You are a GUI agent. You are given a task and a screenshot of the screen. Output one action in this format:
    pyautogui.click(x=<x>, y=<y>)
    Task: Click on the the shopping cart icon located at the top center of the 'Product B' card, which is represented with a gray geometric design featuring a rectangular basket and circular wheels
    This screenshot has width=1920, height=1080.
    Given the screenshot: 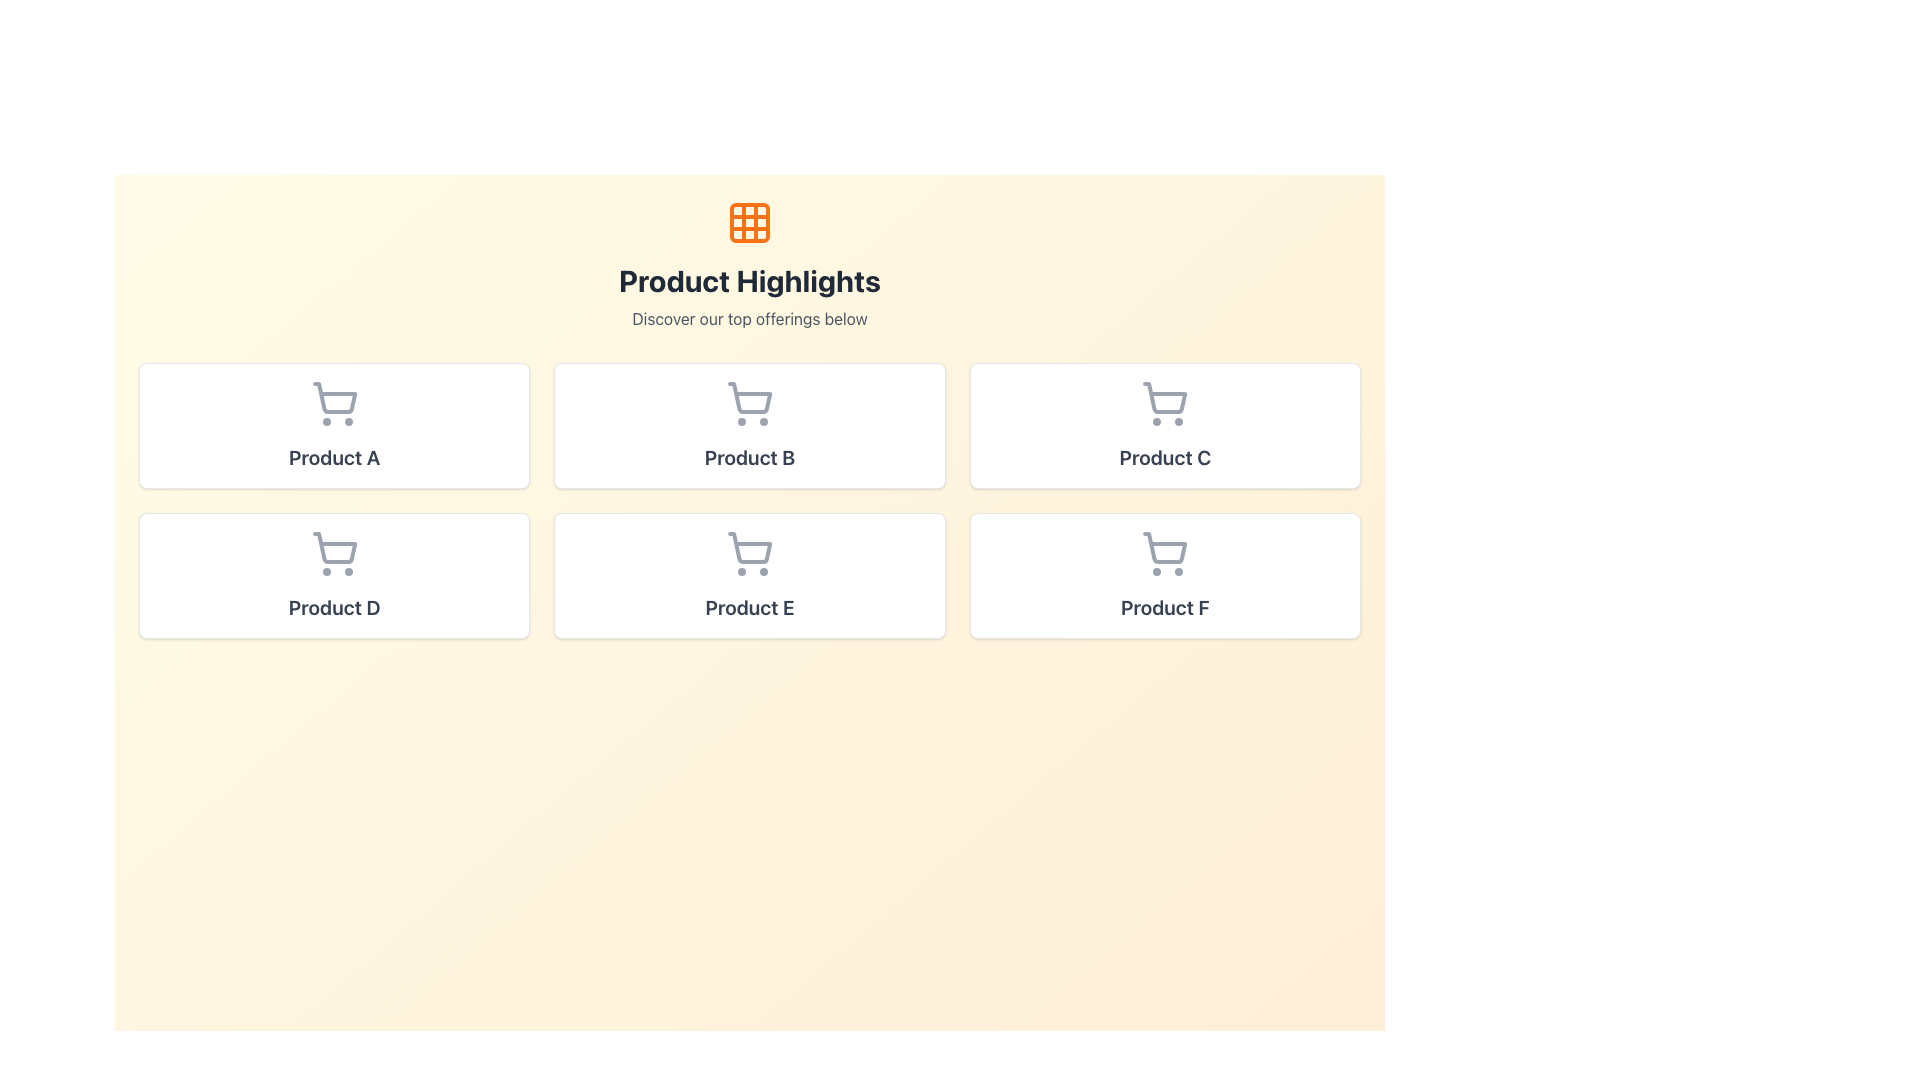 What is the action you would take?
    pyautogui.click(x=748, y=404)
    